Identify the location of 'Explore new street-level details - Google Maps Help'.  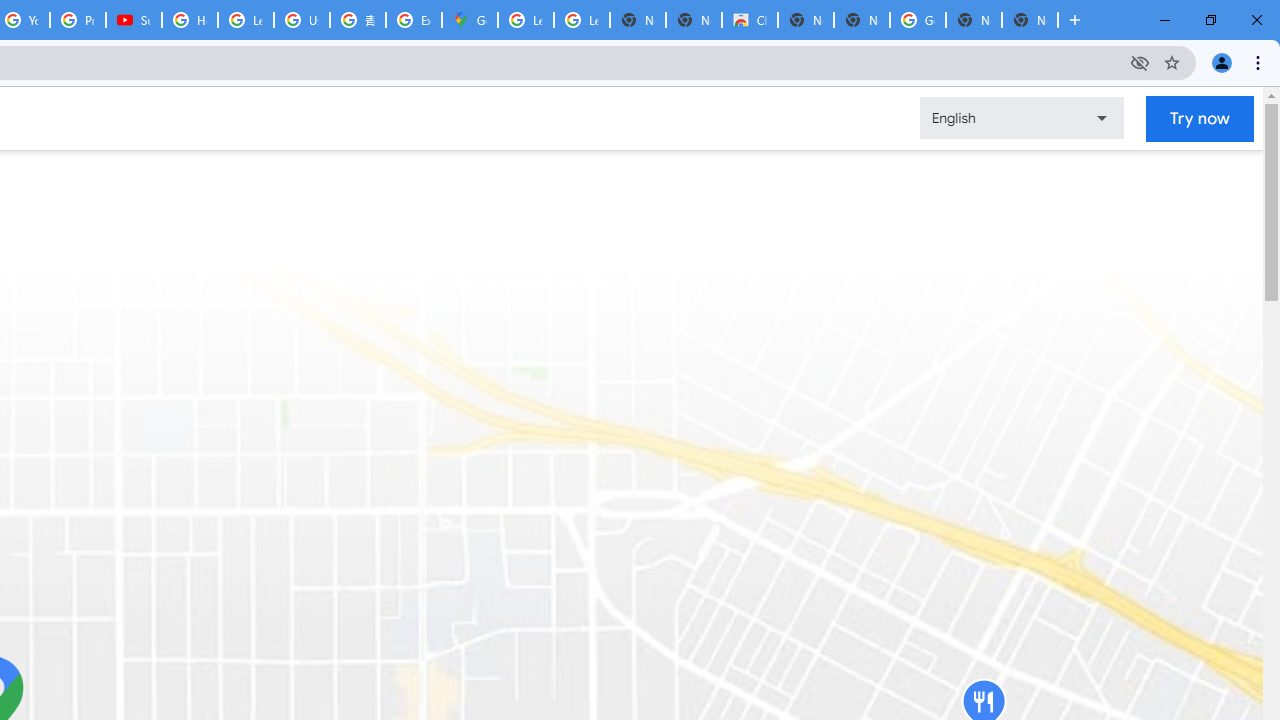
(413, 20).